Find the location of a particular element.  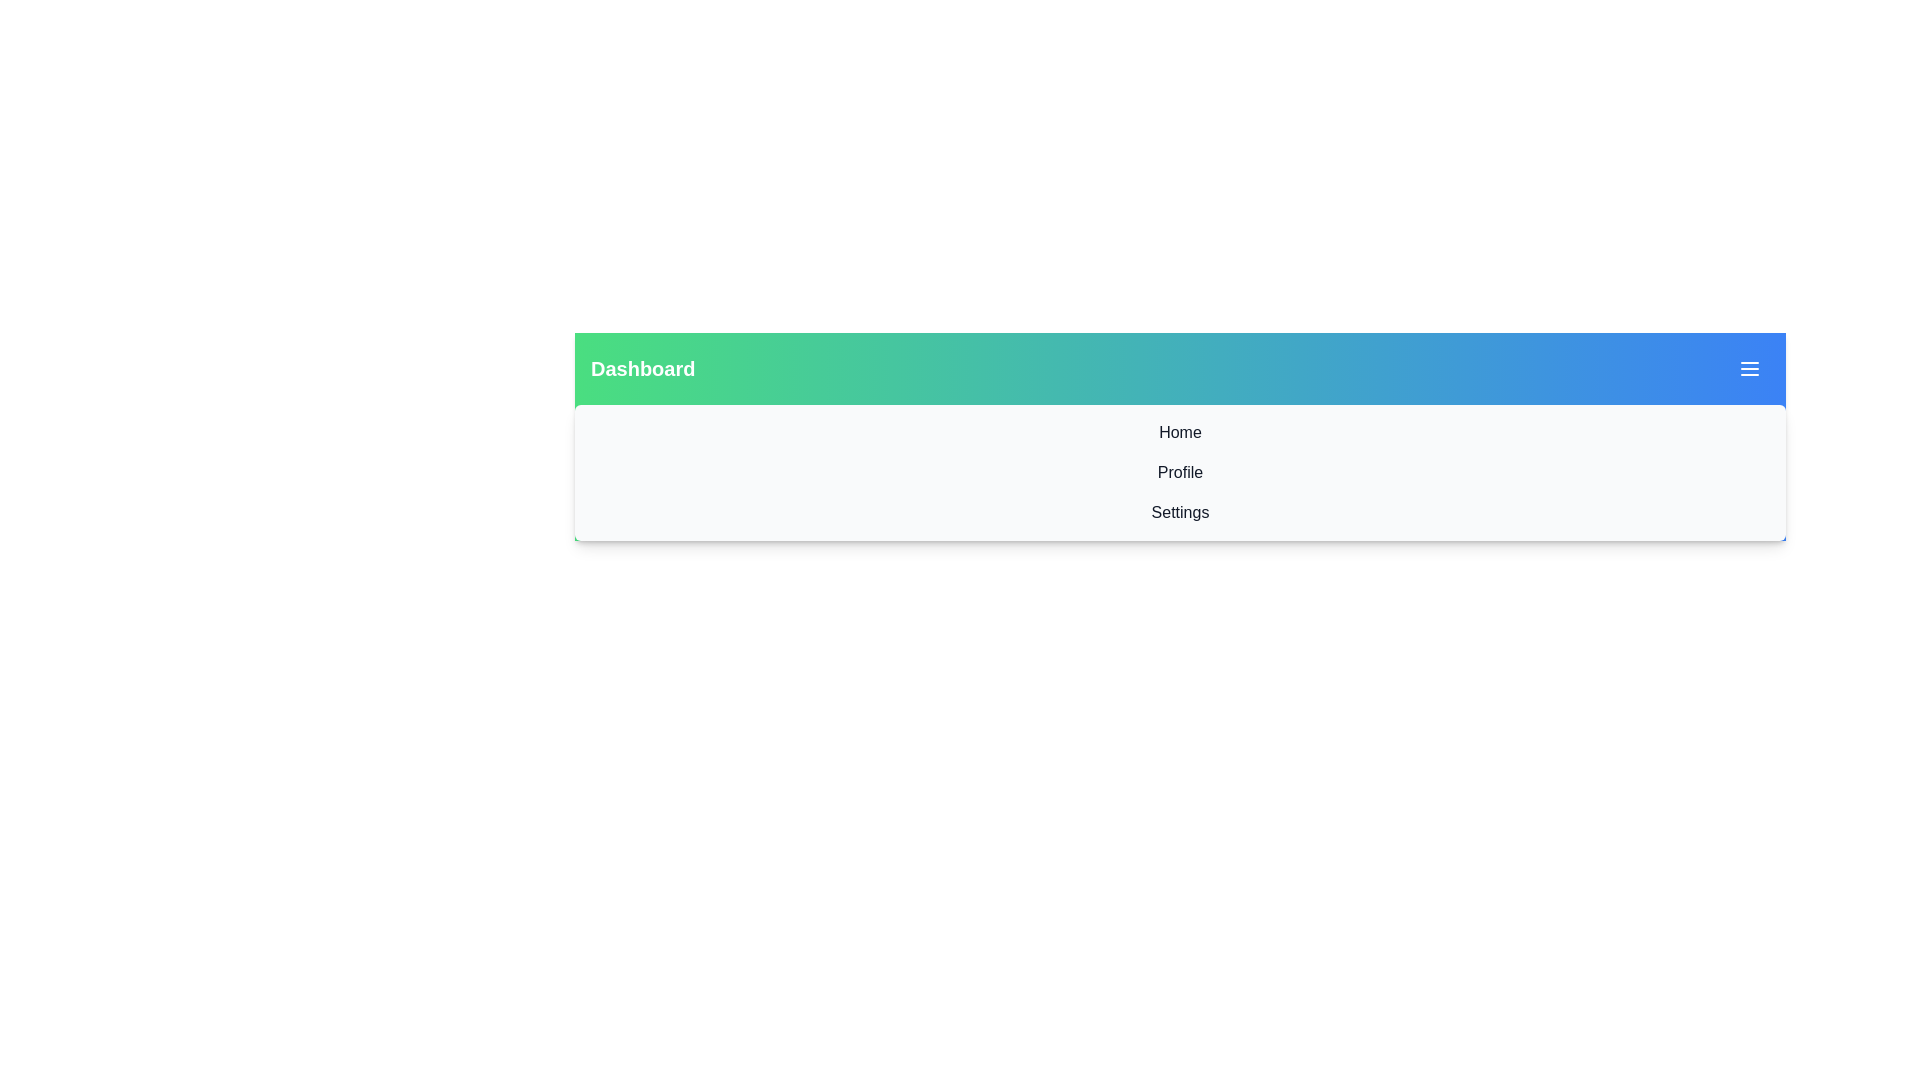

the 'Profile' link, which is the second option in a vertical list under a green-blue gradient header, styled with a cursor pointer is located at coordinates (1180, 473).